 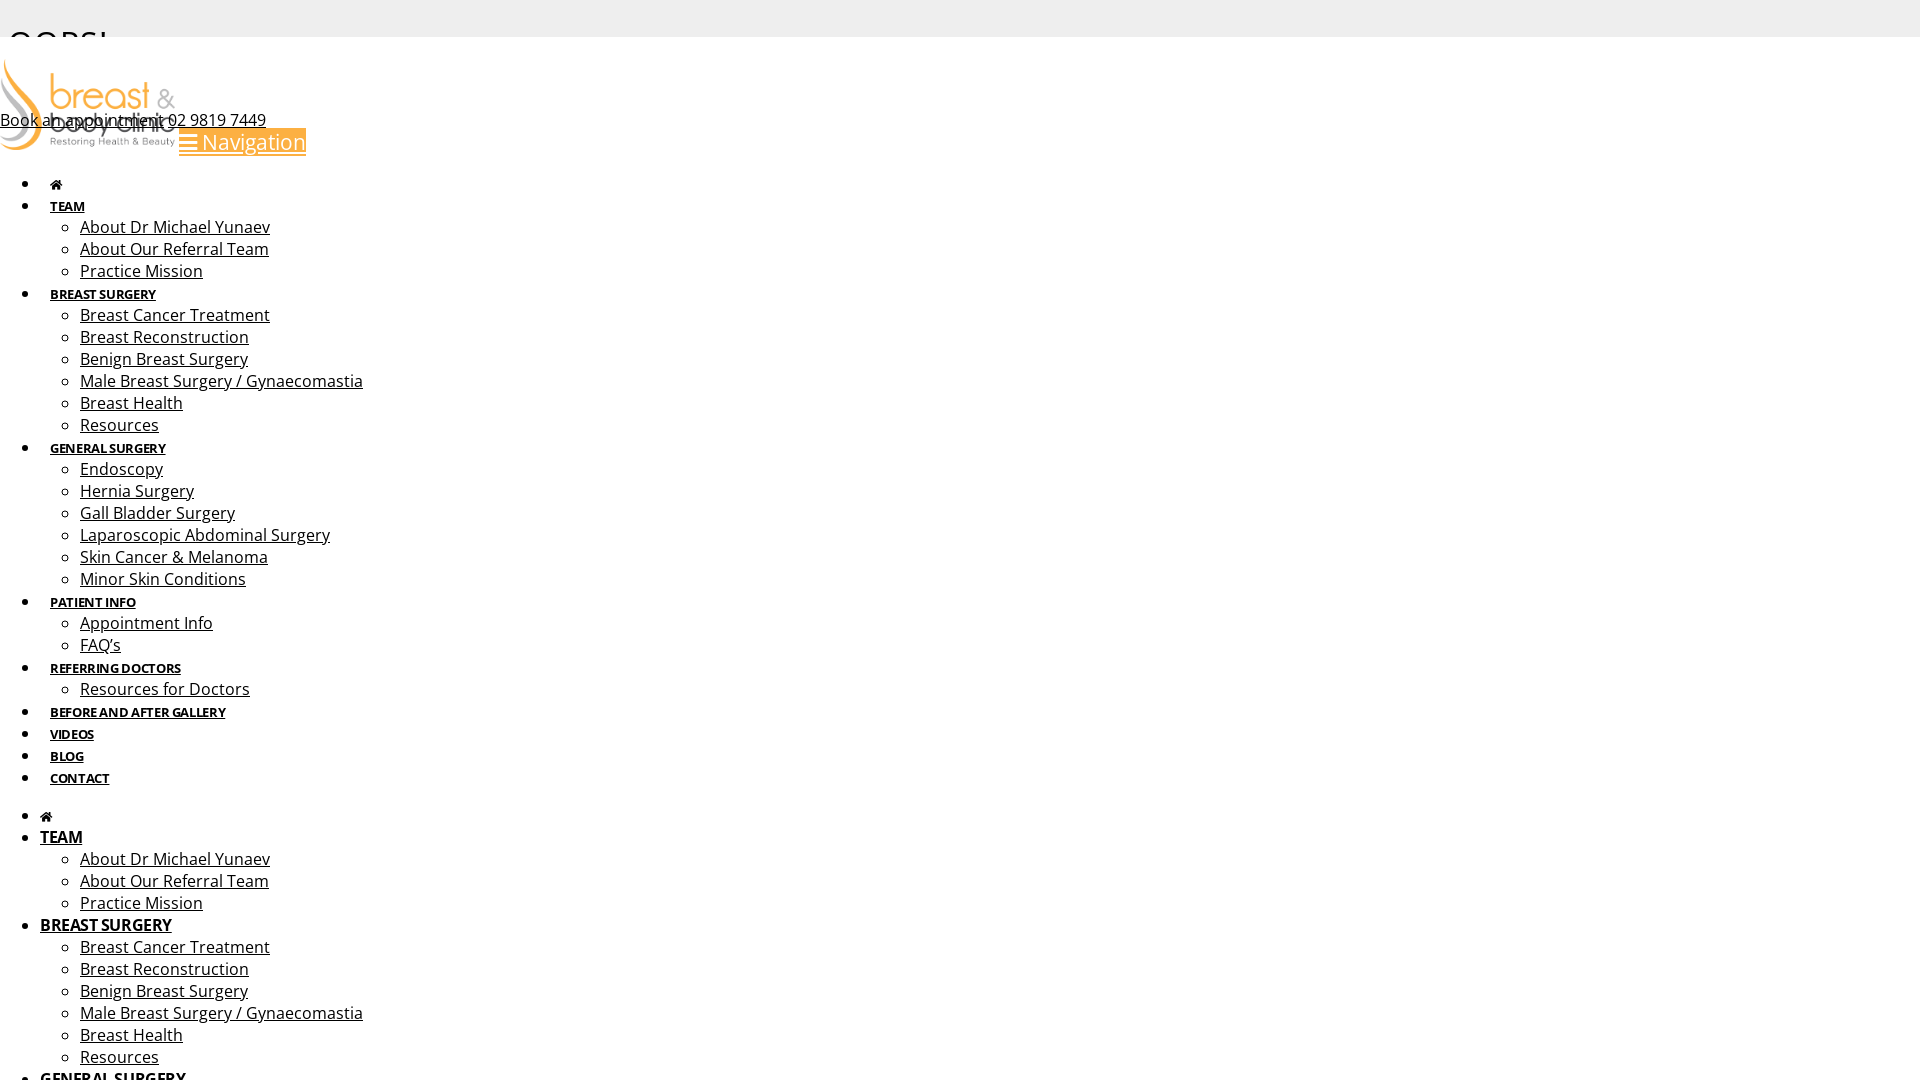 I want to click on 'Laparoscopic Abdominal Surgery', so click(x=80, y=534).